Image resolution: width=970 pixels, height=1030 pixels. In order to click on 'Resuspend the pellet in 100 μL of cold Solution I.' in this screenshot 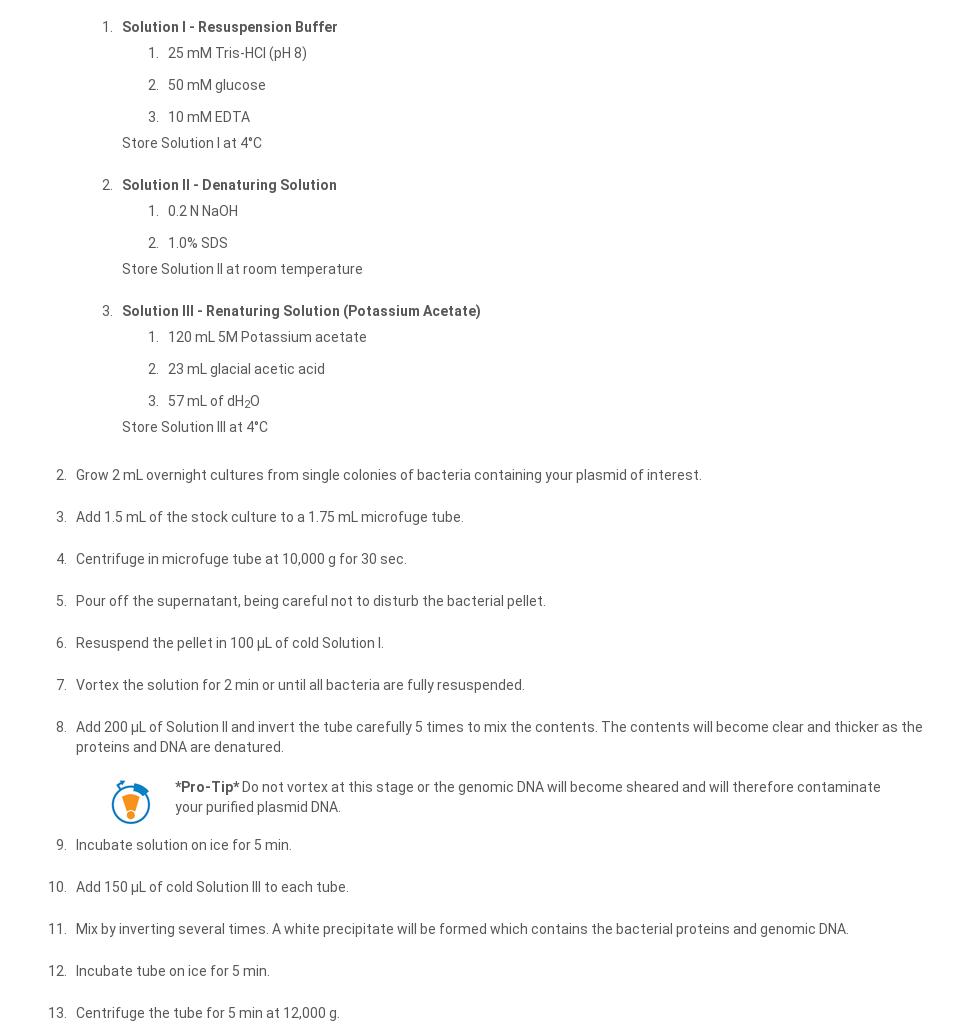, I will do `click(229, 640)`.